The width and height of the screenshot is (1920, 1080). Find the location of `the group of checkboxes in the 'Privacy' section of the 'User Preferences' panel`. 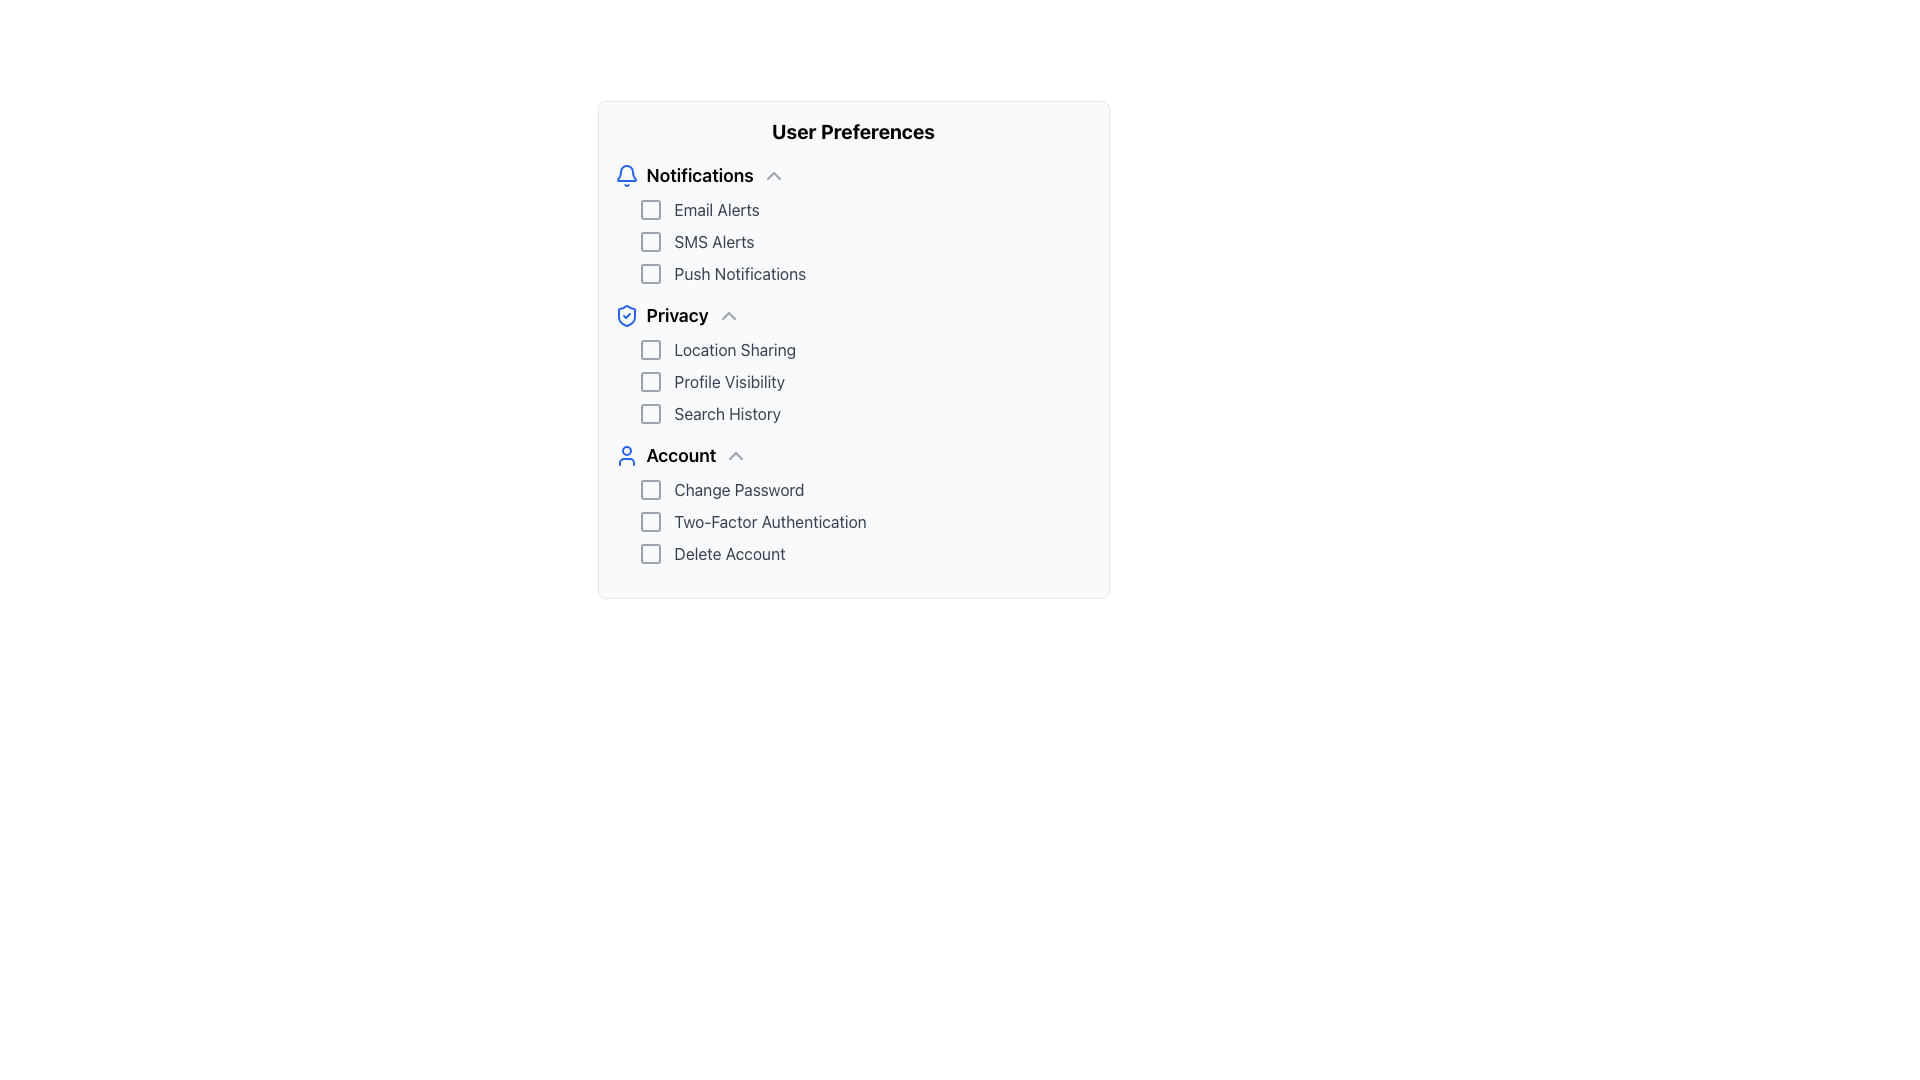

the group of checkboxes in the 'Privacy' section of the 'User Preferences' panel is located at coordinates (853, 381).